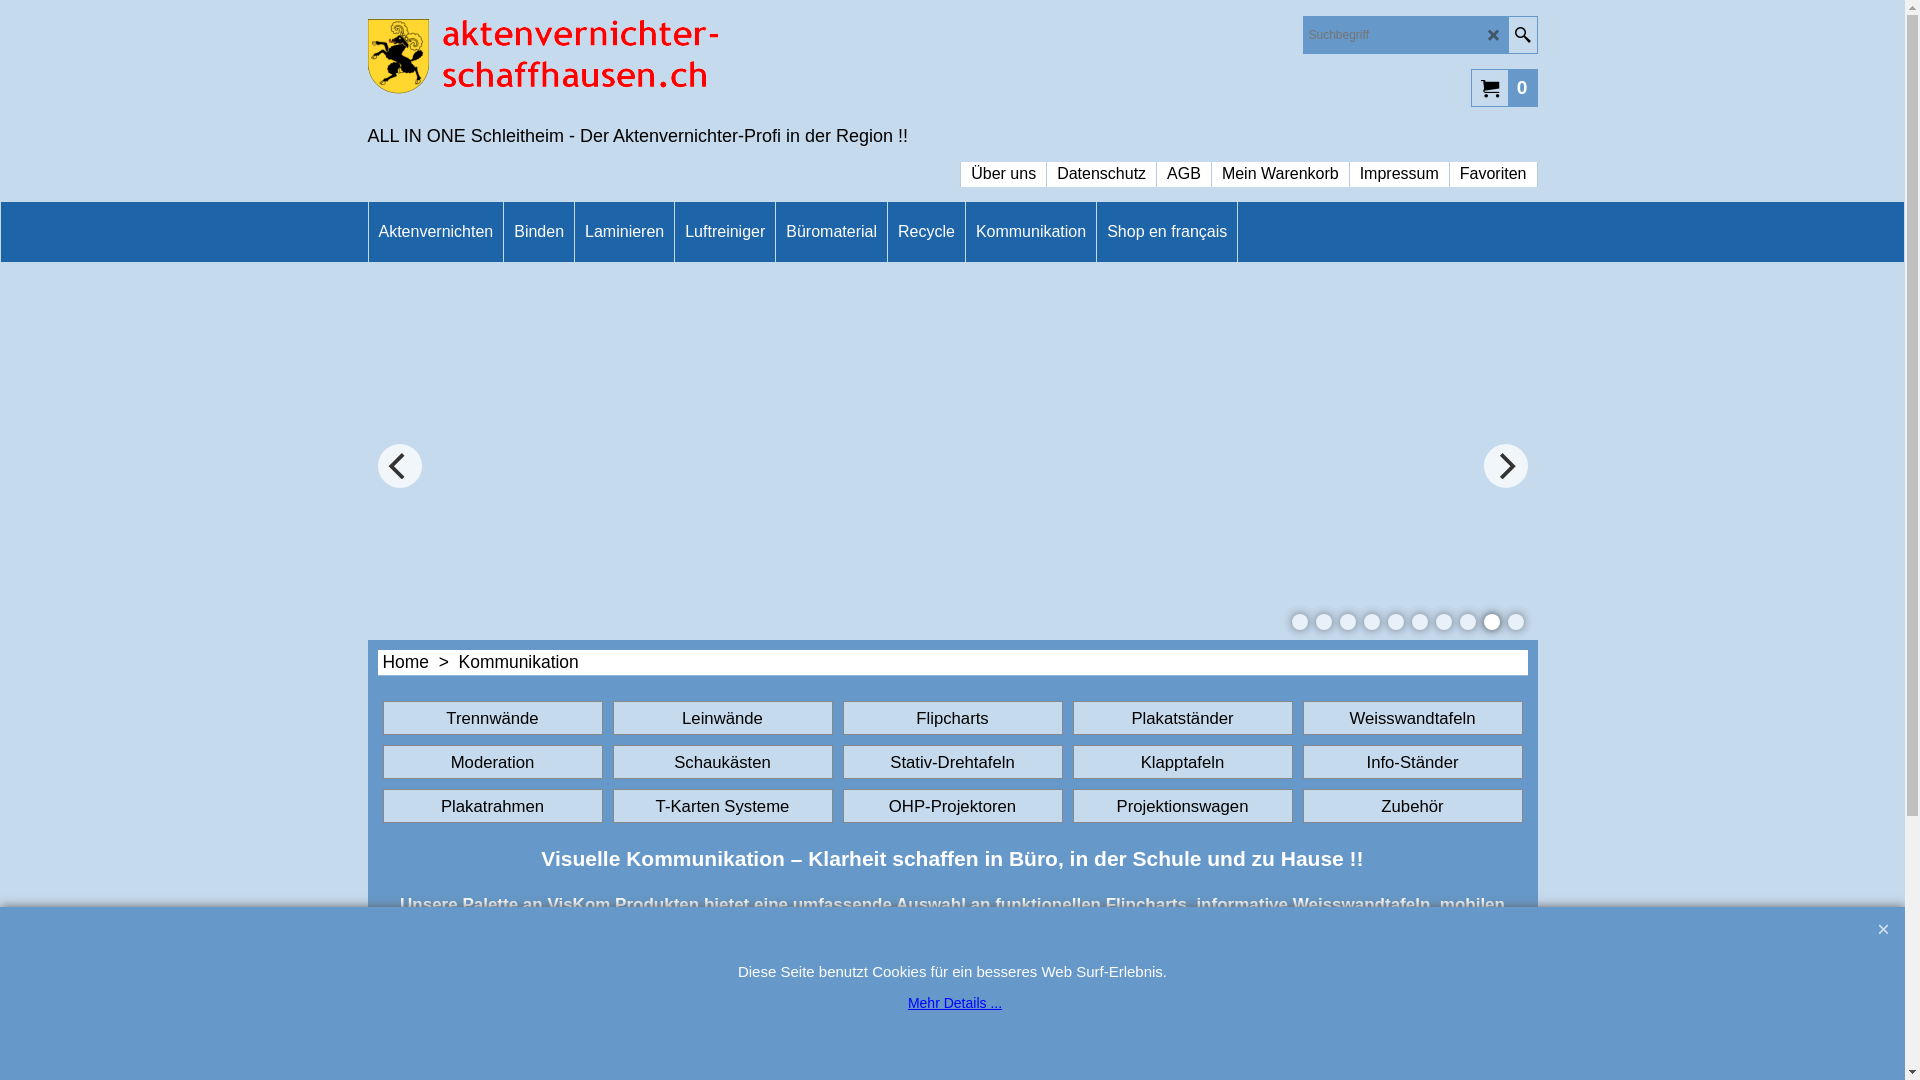 The width and height of the screenshot is (1920, 1080). What do you see at coordinates (841, 762) in the screenshot?
I see `'Stativ-Drehtafeln'` at bounding box center [841, 762].